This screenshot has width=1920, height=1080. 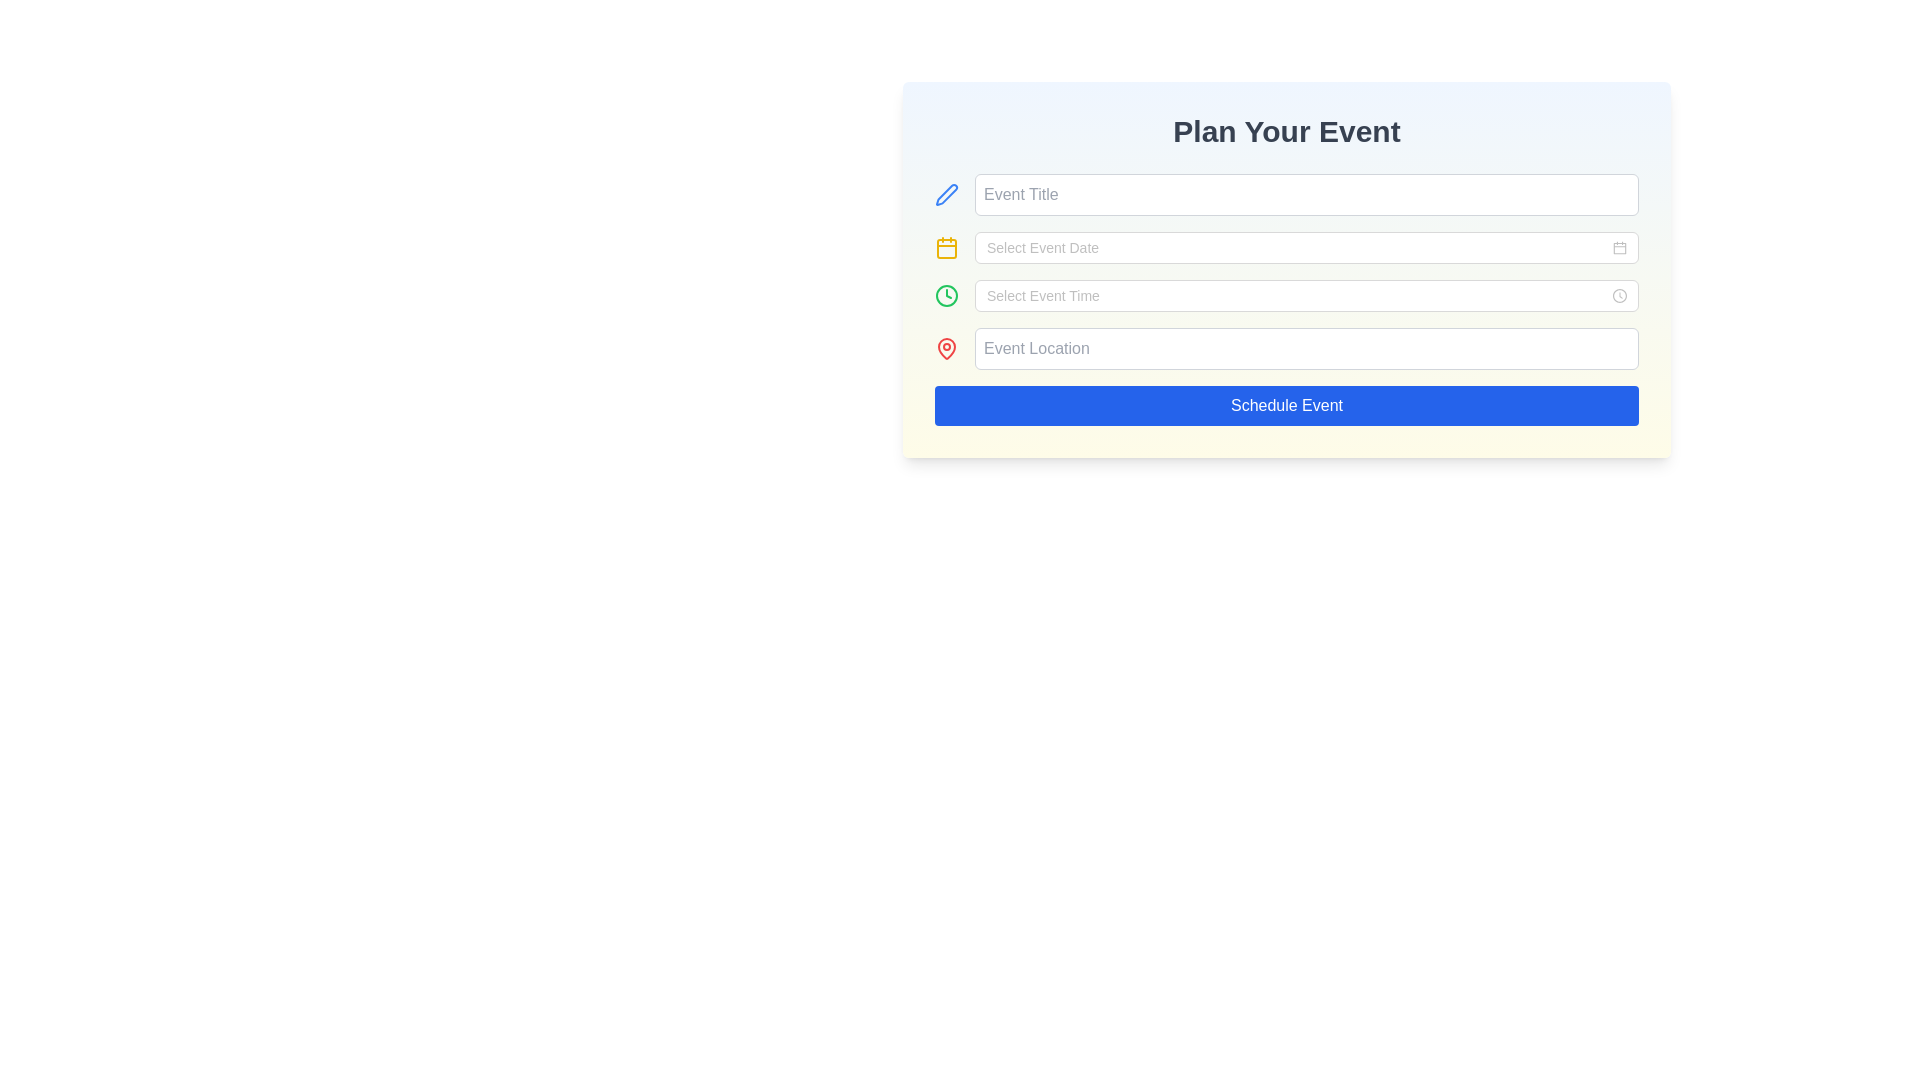 What do you see at coordinates (1297, 296) in the screenshot?
I see `the third input field for time selection located below the 'Select Event Date' field` at bounding box center [1297, 296].